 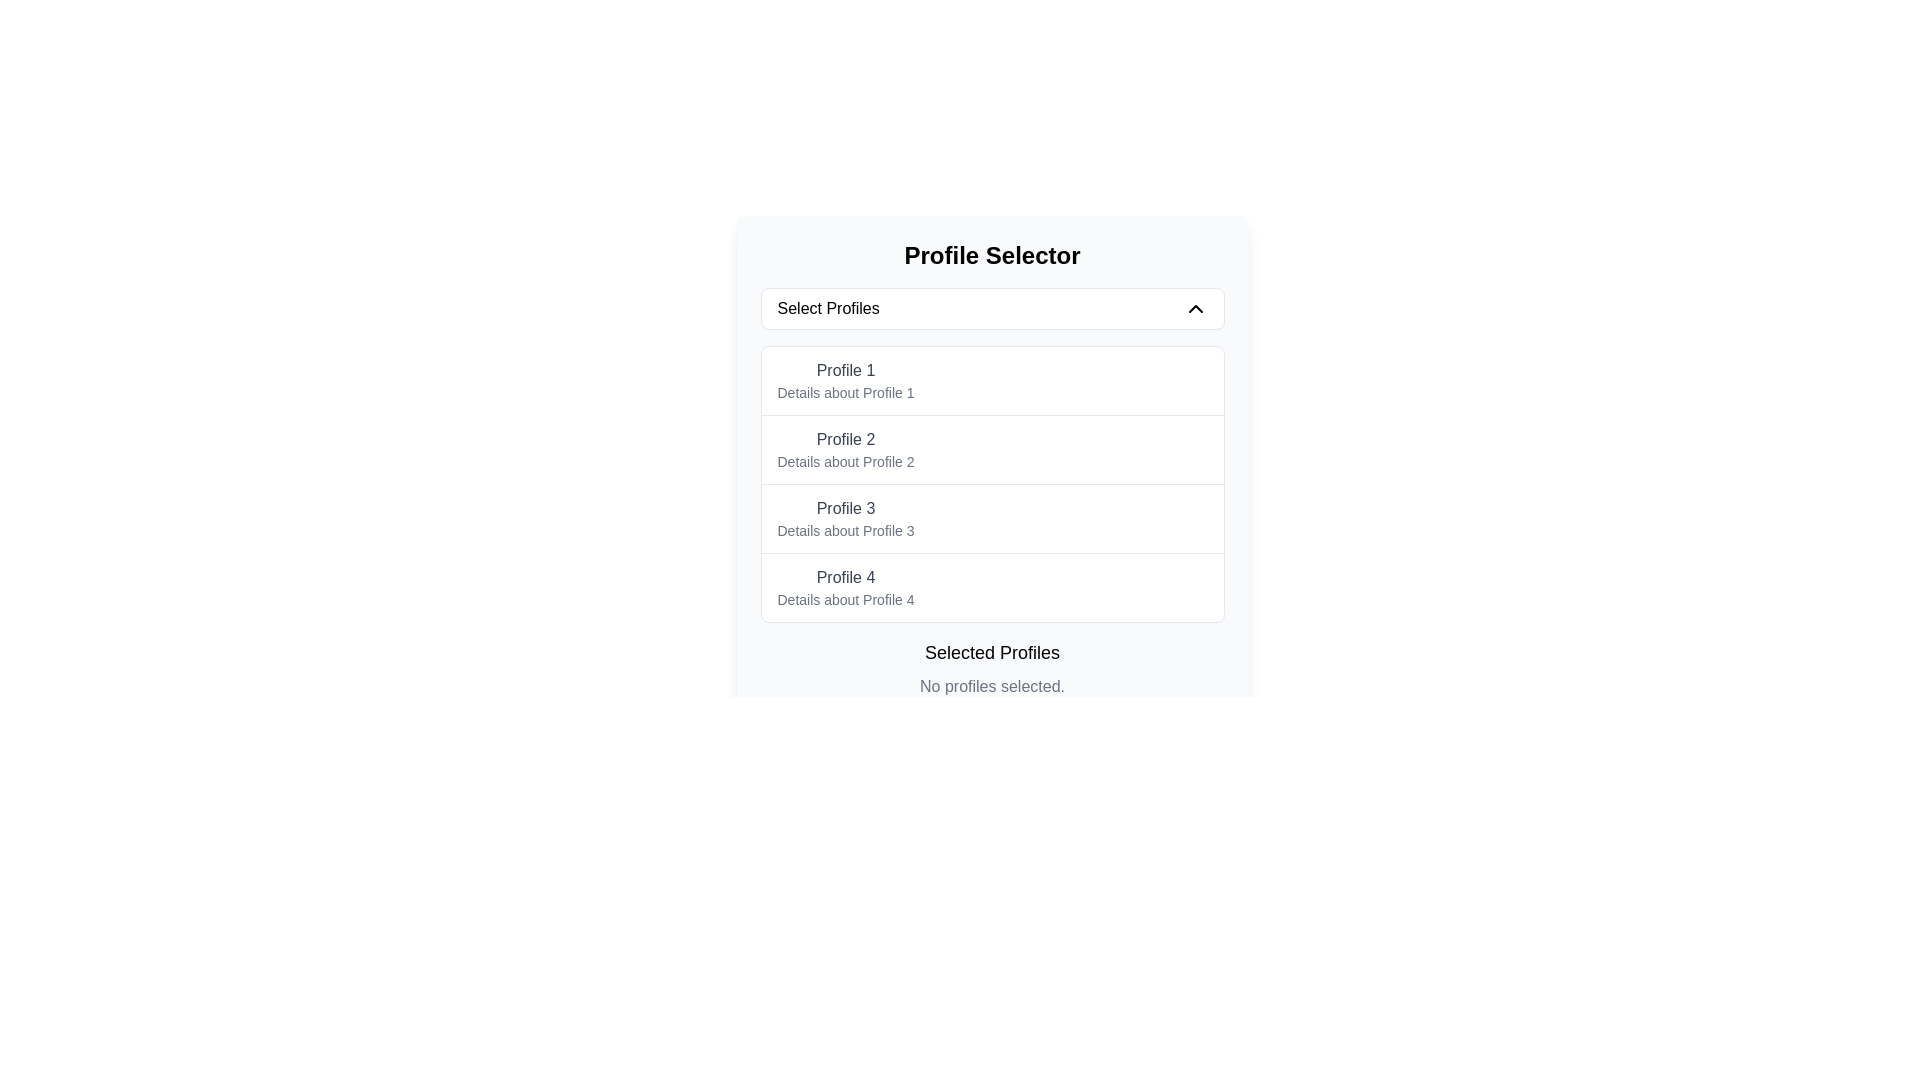 What do you see at coordinates (992, 586) in the screenshot?
I see `the selectable list item representing 'Profile 4' for keyboard interaction` at bounding box center [992, 586].